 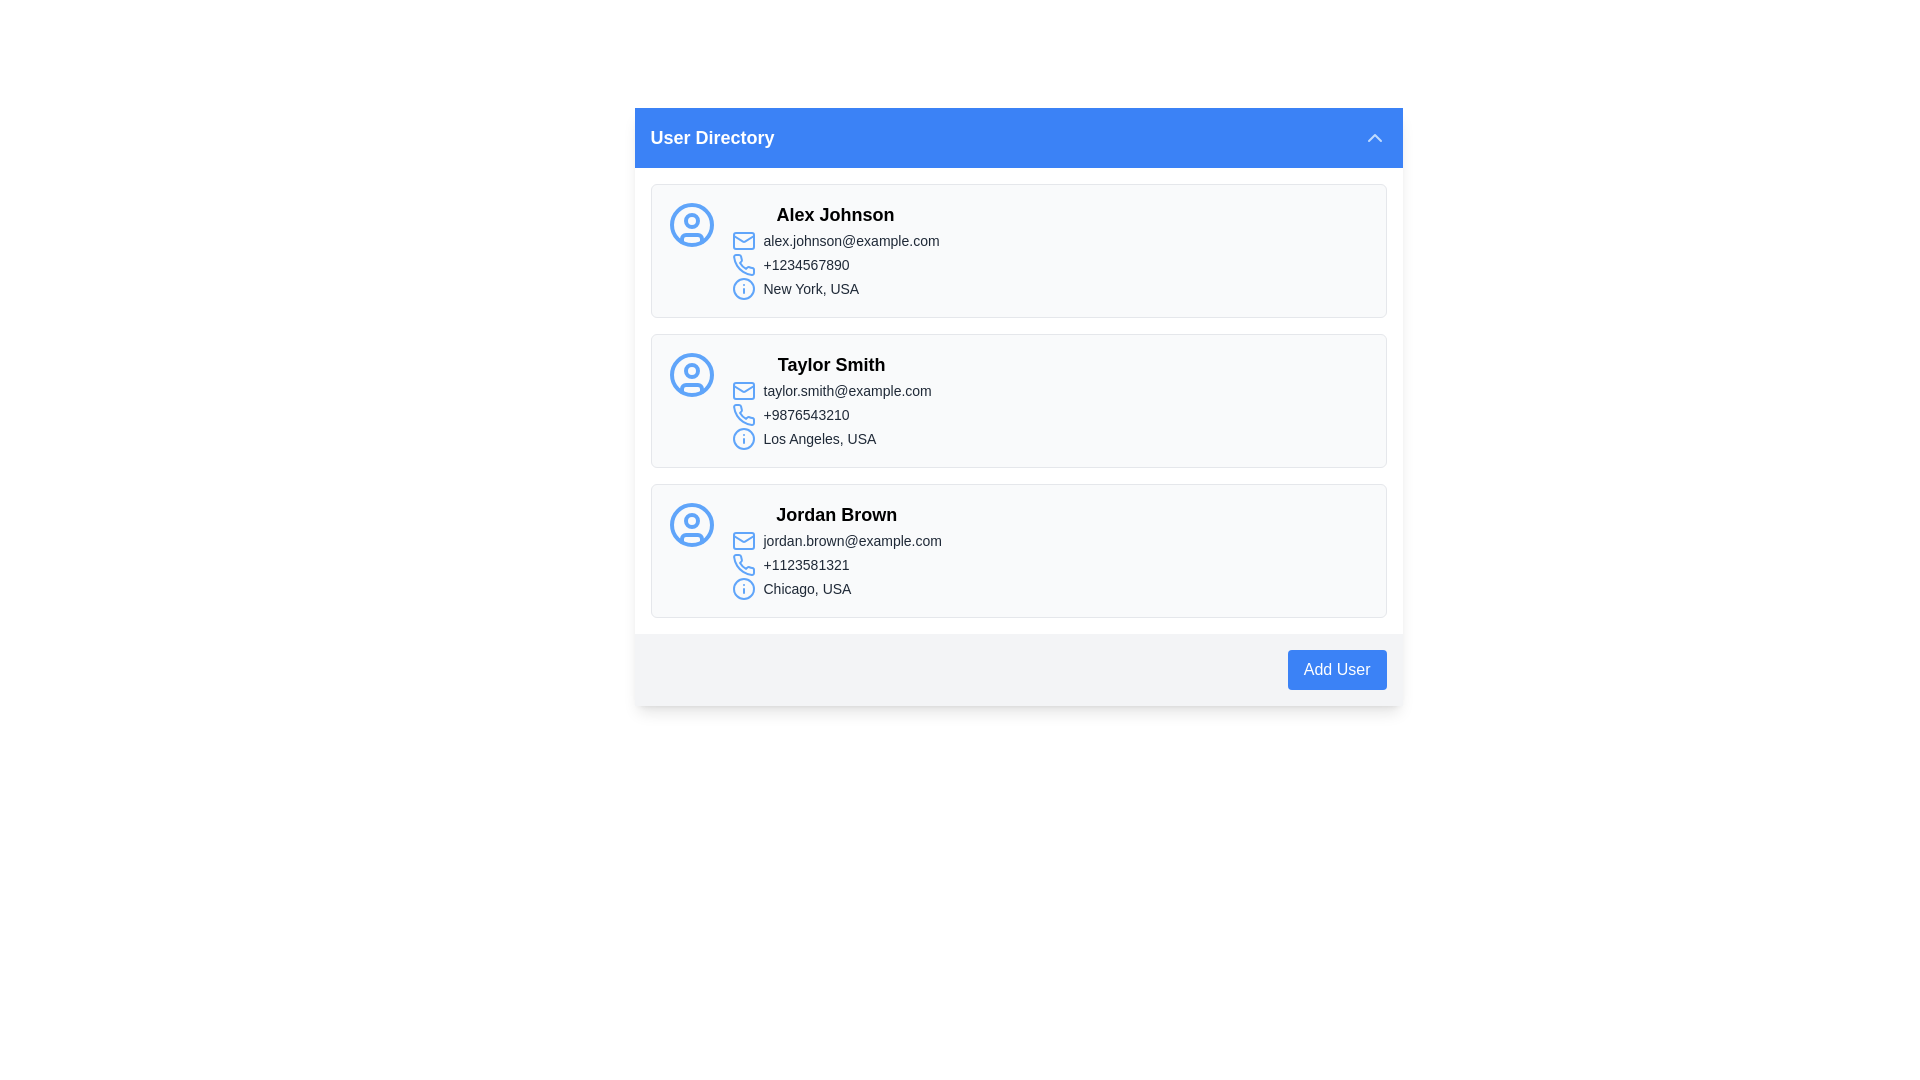 What do you see at coordinates (742, 564) in the screenshot?
I see `the decorative phone icon located to the left of the phone number for 'Jordan Brown'` at bounding box center [742, 564].